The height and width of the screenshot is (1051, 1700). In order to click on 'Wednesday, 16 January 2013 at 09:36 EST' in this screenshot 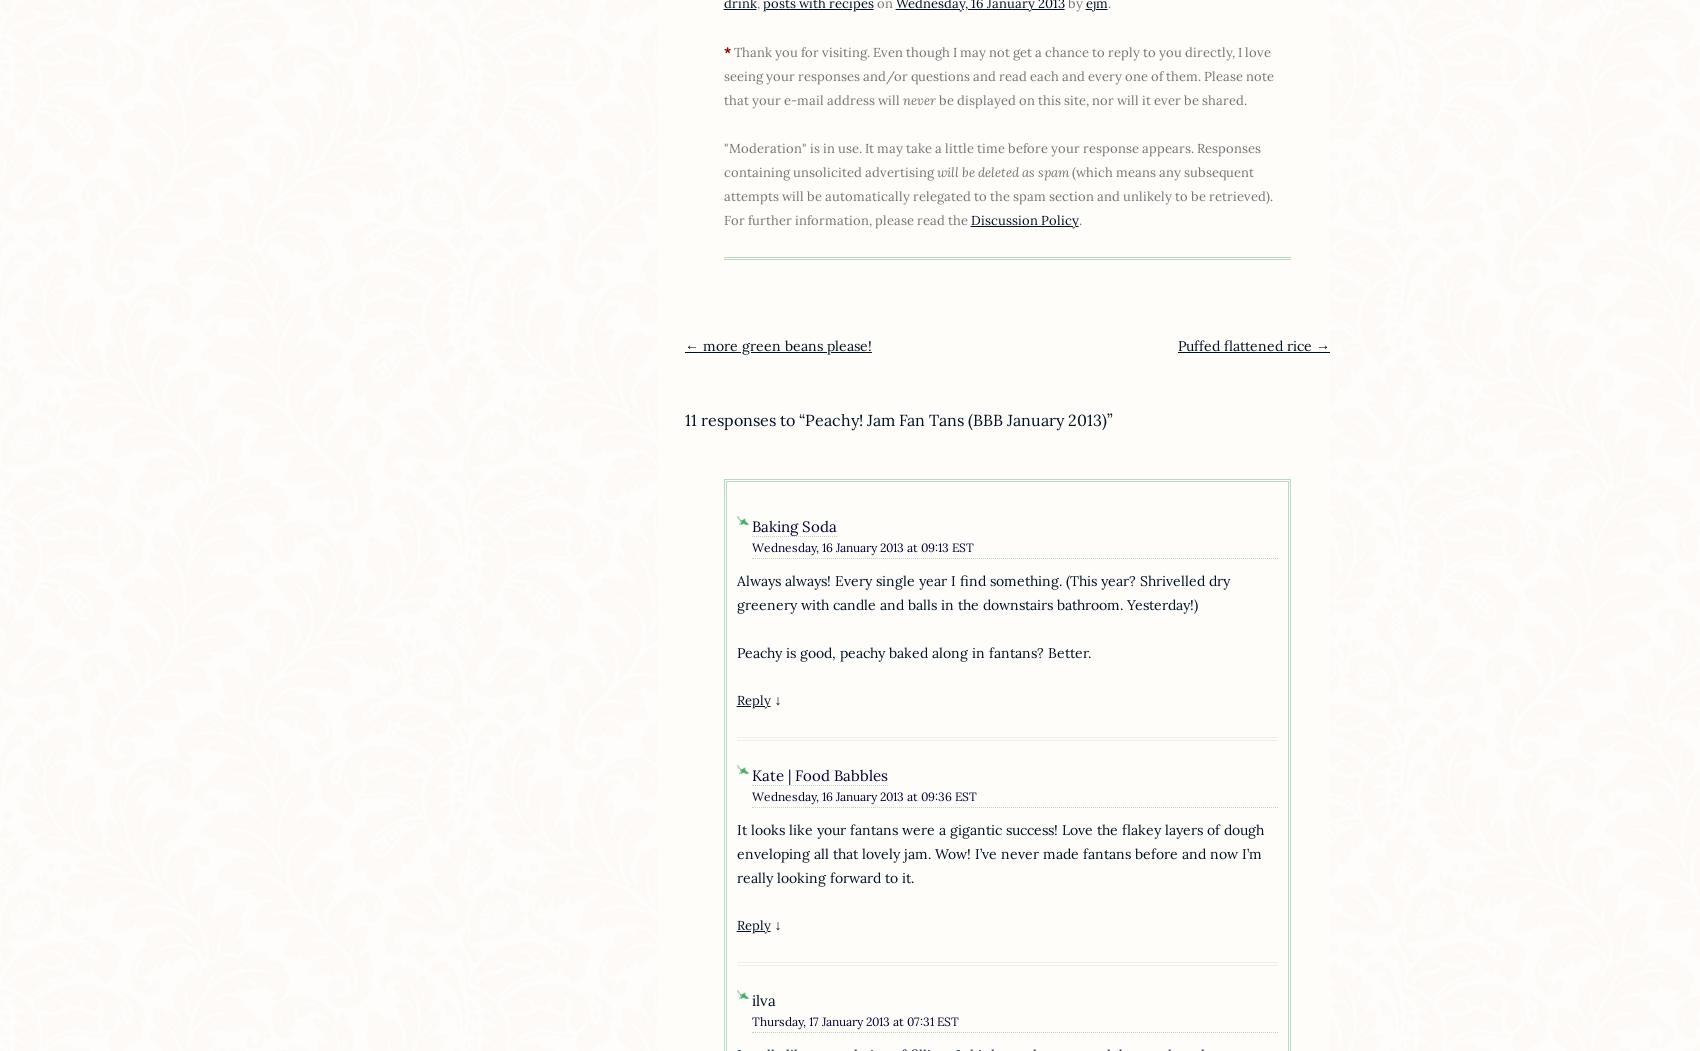, I will do `click(750, 794)`.